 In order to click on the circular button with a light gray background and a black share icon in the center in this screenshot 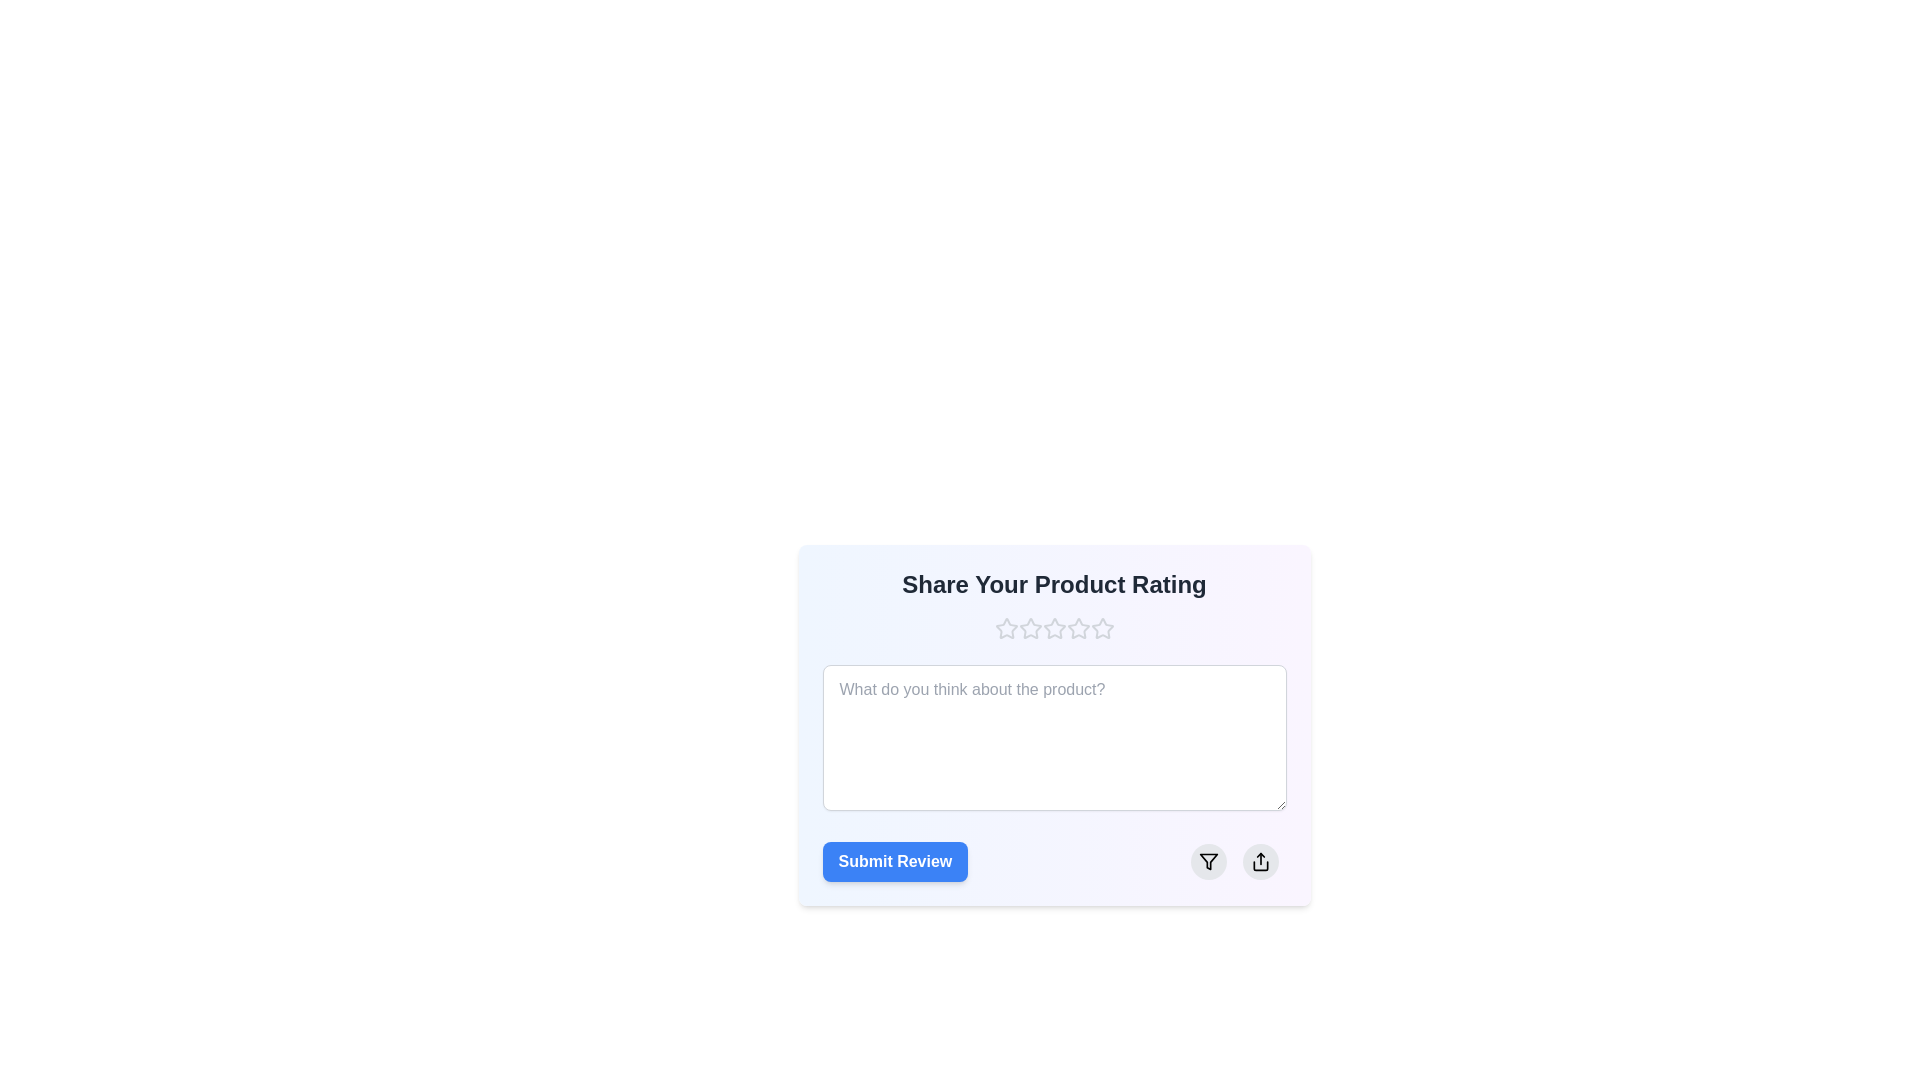, I will do `click(1259, 860)`.